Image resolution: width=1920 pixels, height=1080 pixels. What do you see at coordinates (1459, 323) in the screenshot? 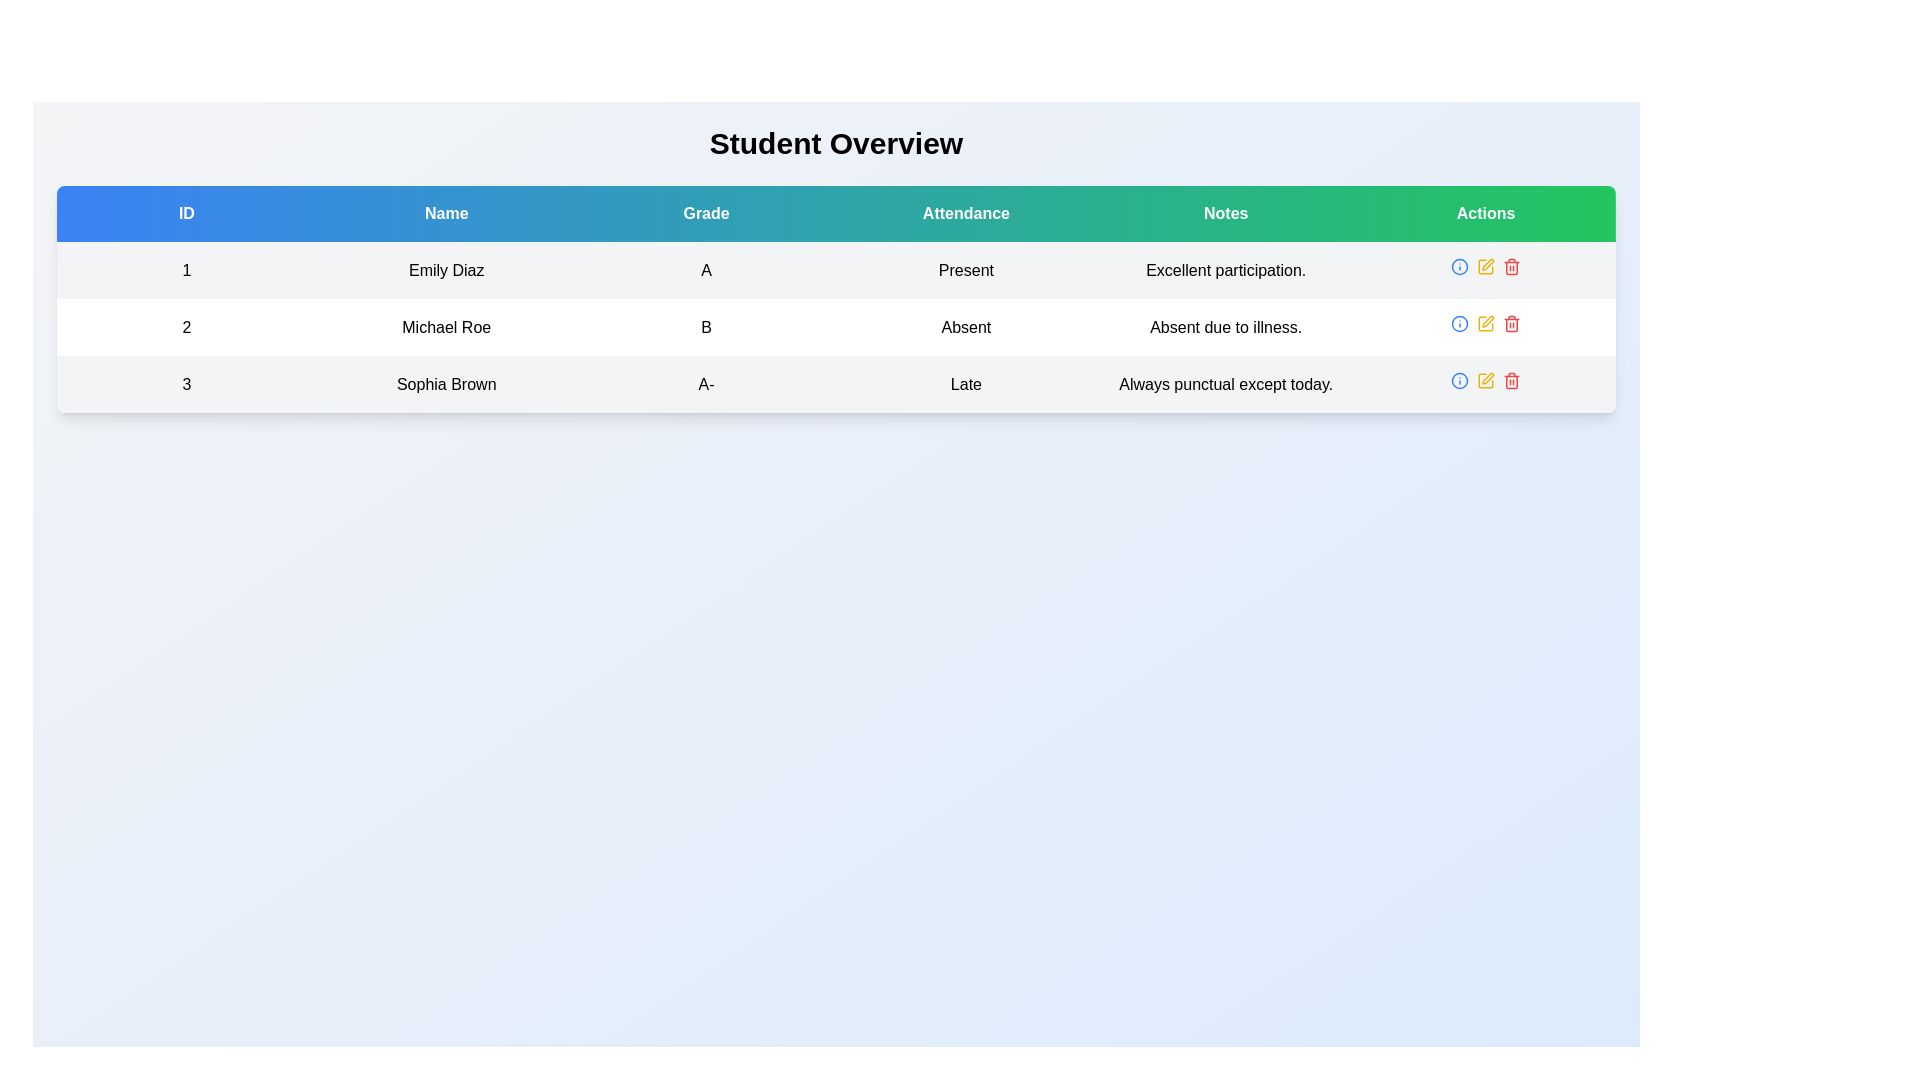
I see `the circular graphical component of the 'info' icon in the 'Actions' column of the table row for student 'Sophia Brown'` at bounding box center [1459, 323].